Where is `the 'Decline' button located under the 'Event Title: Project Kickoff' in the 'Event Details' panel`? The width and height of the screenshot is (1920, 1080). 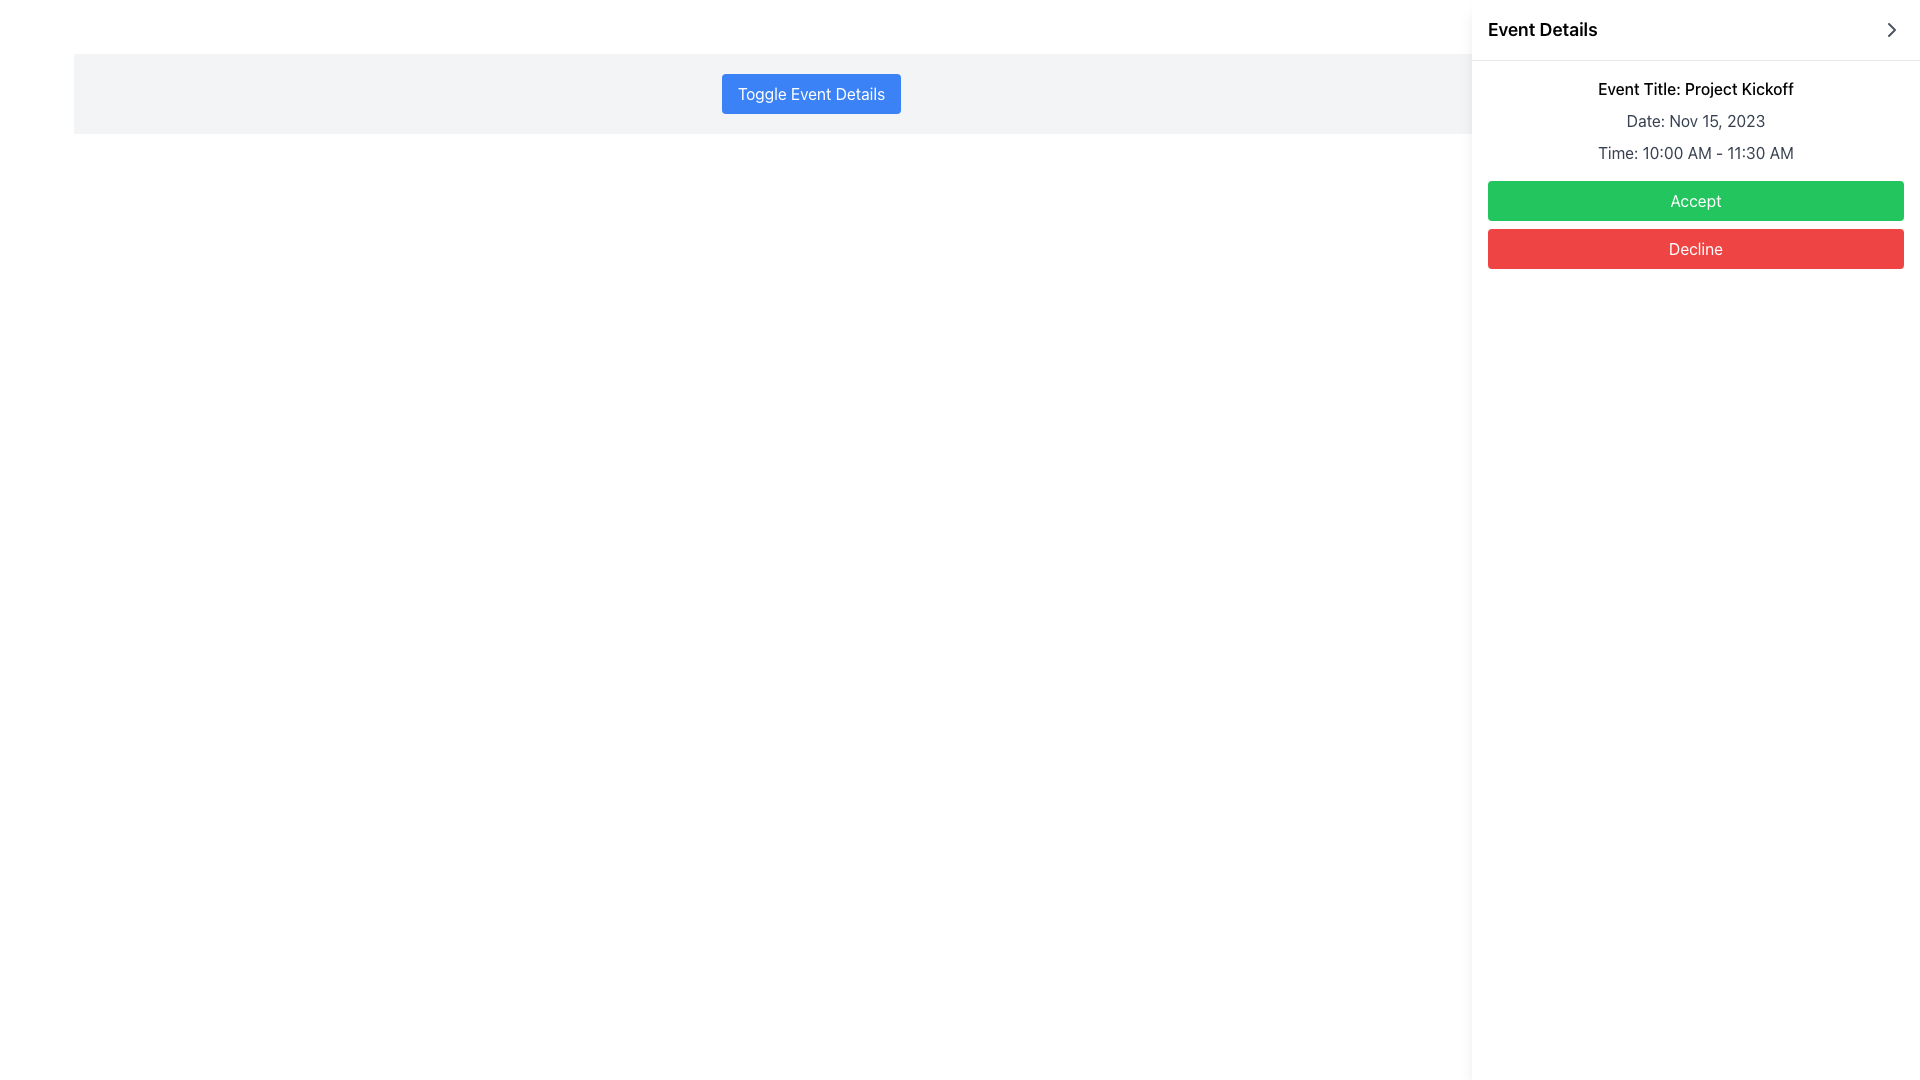
the 'Decline' button located under the 'Event Title: Project Kickoff' in the 'Event Details' panel is located at coordinates (1694, 248).